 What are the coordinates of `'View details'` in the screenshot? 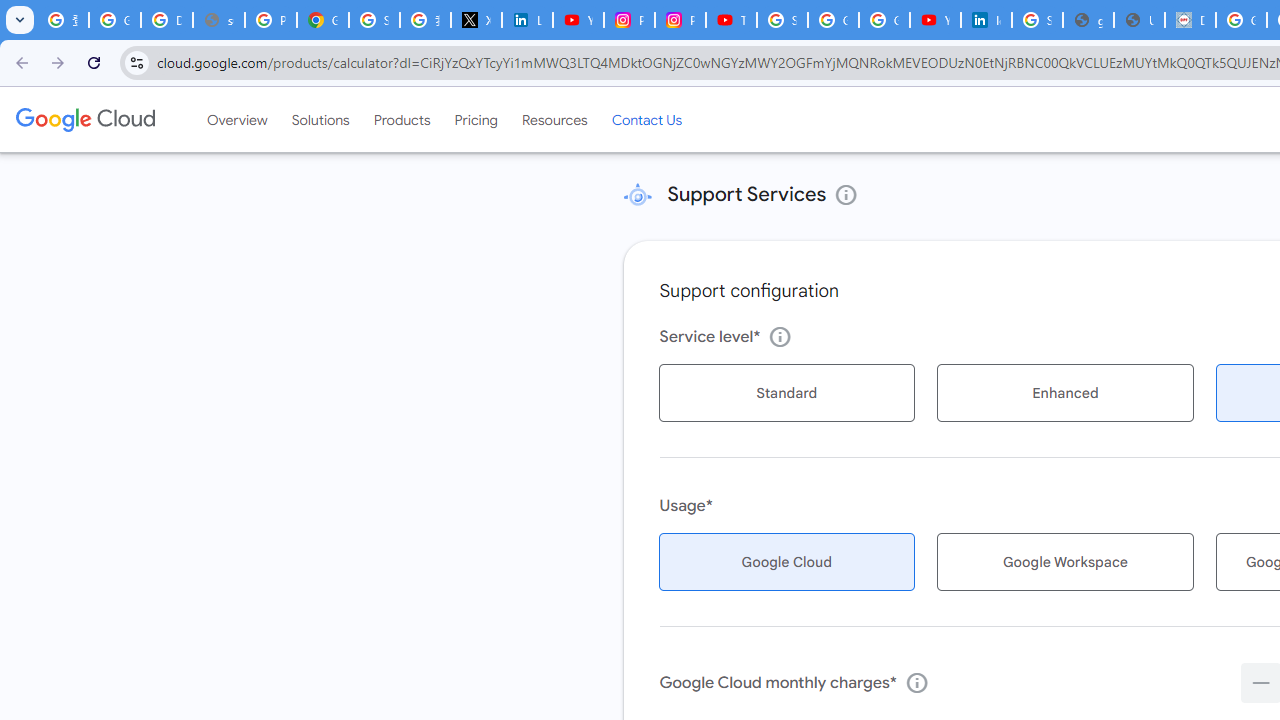 It's located at (846, 195).